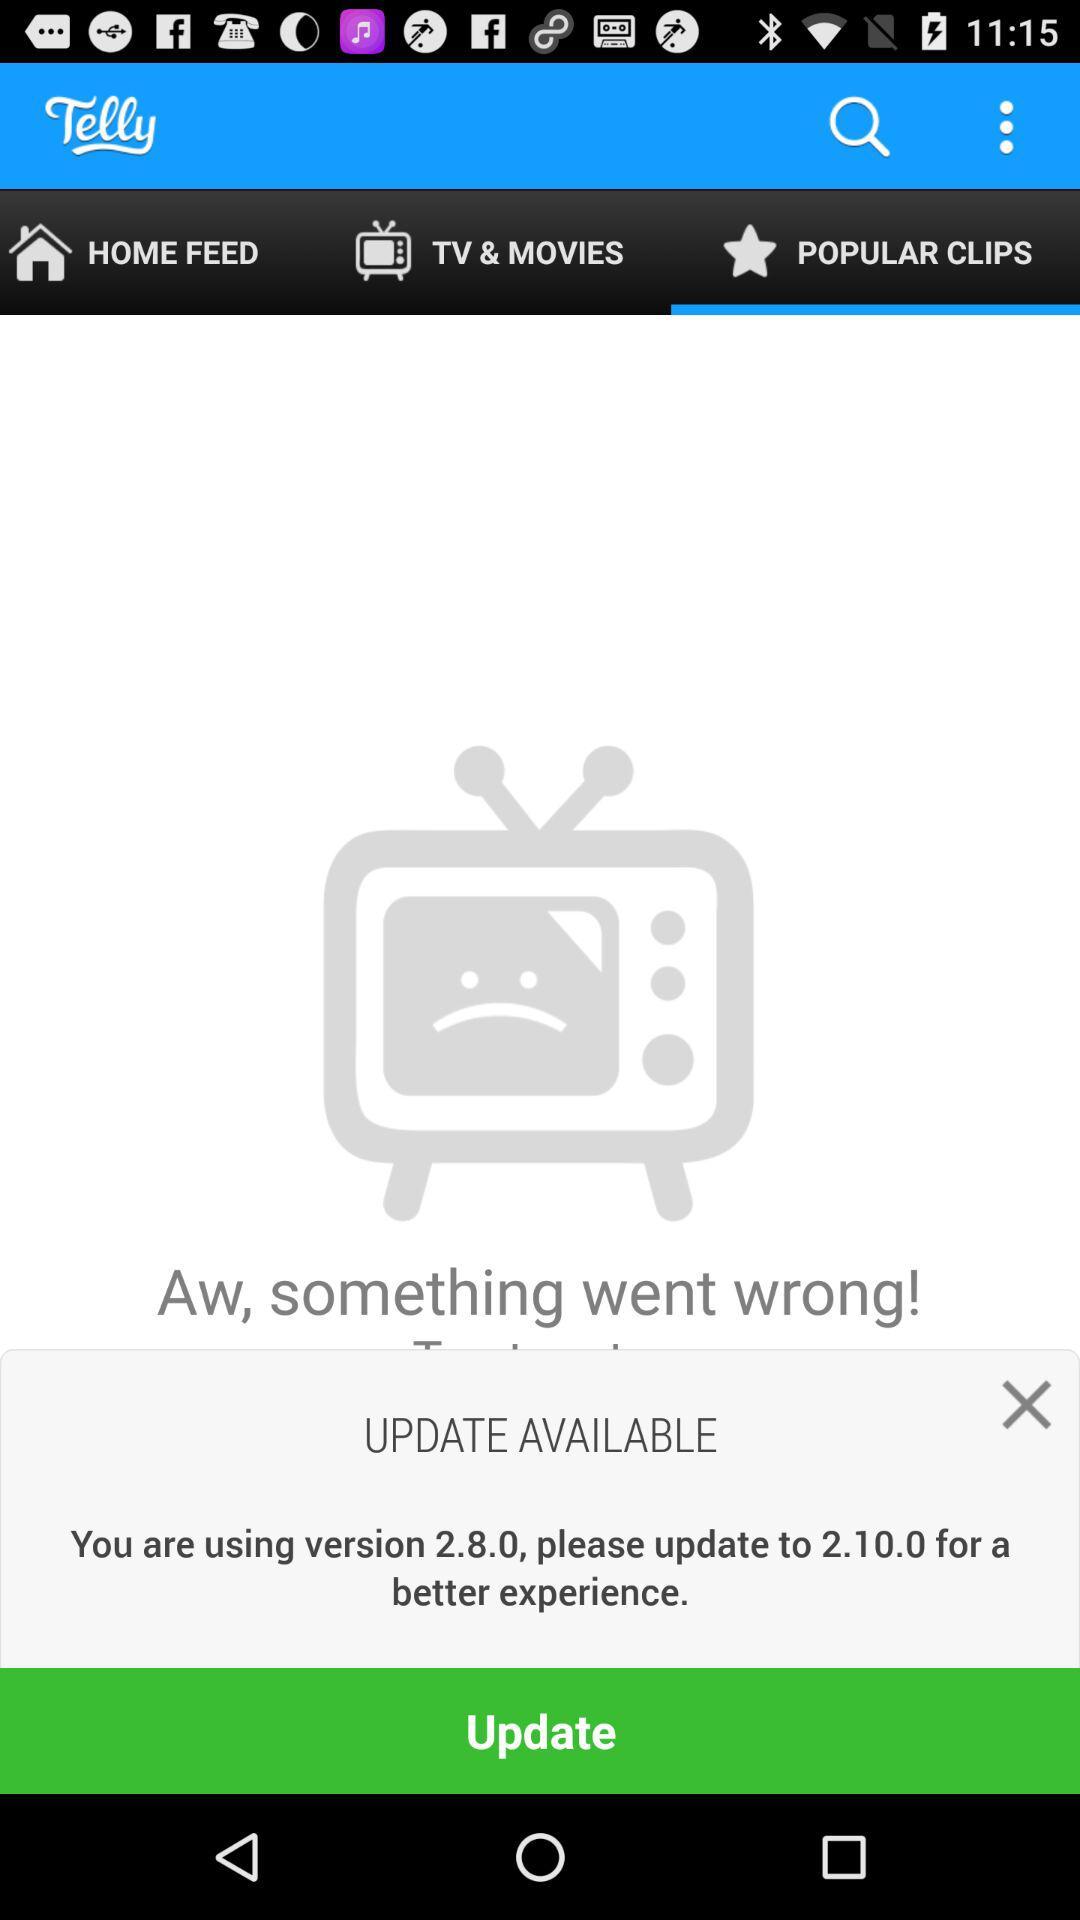 Image resolution: width=1080 pixels, height=1920 pixels. What do you see at coordinates (488, 251) in the screenshot?
I see `icon next to popular clips` at bounding box center [488, 251].